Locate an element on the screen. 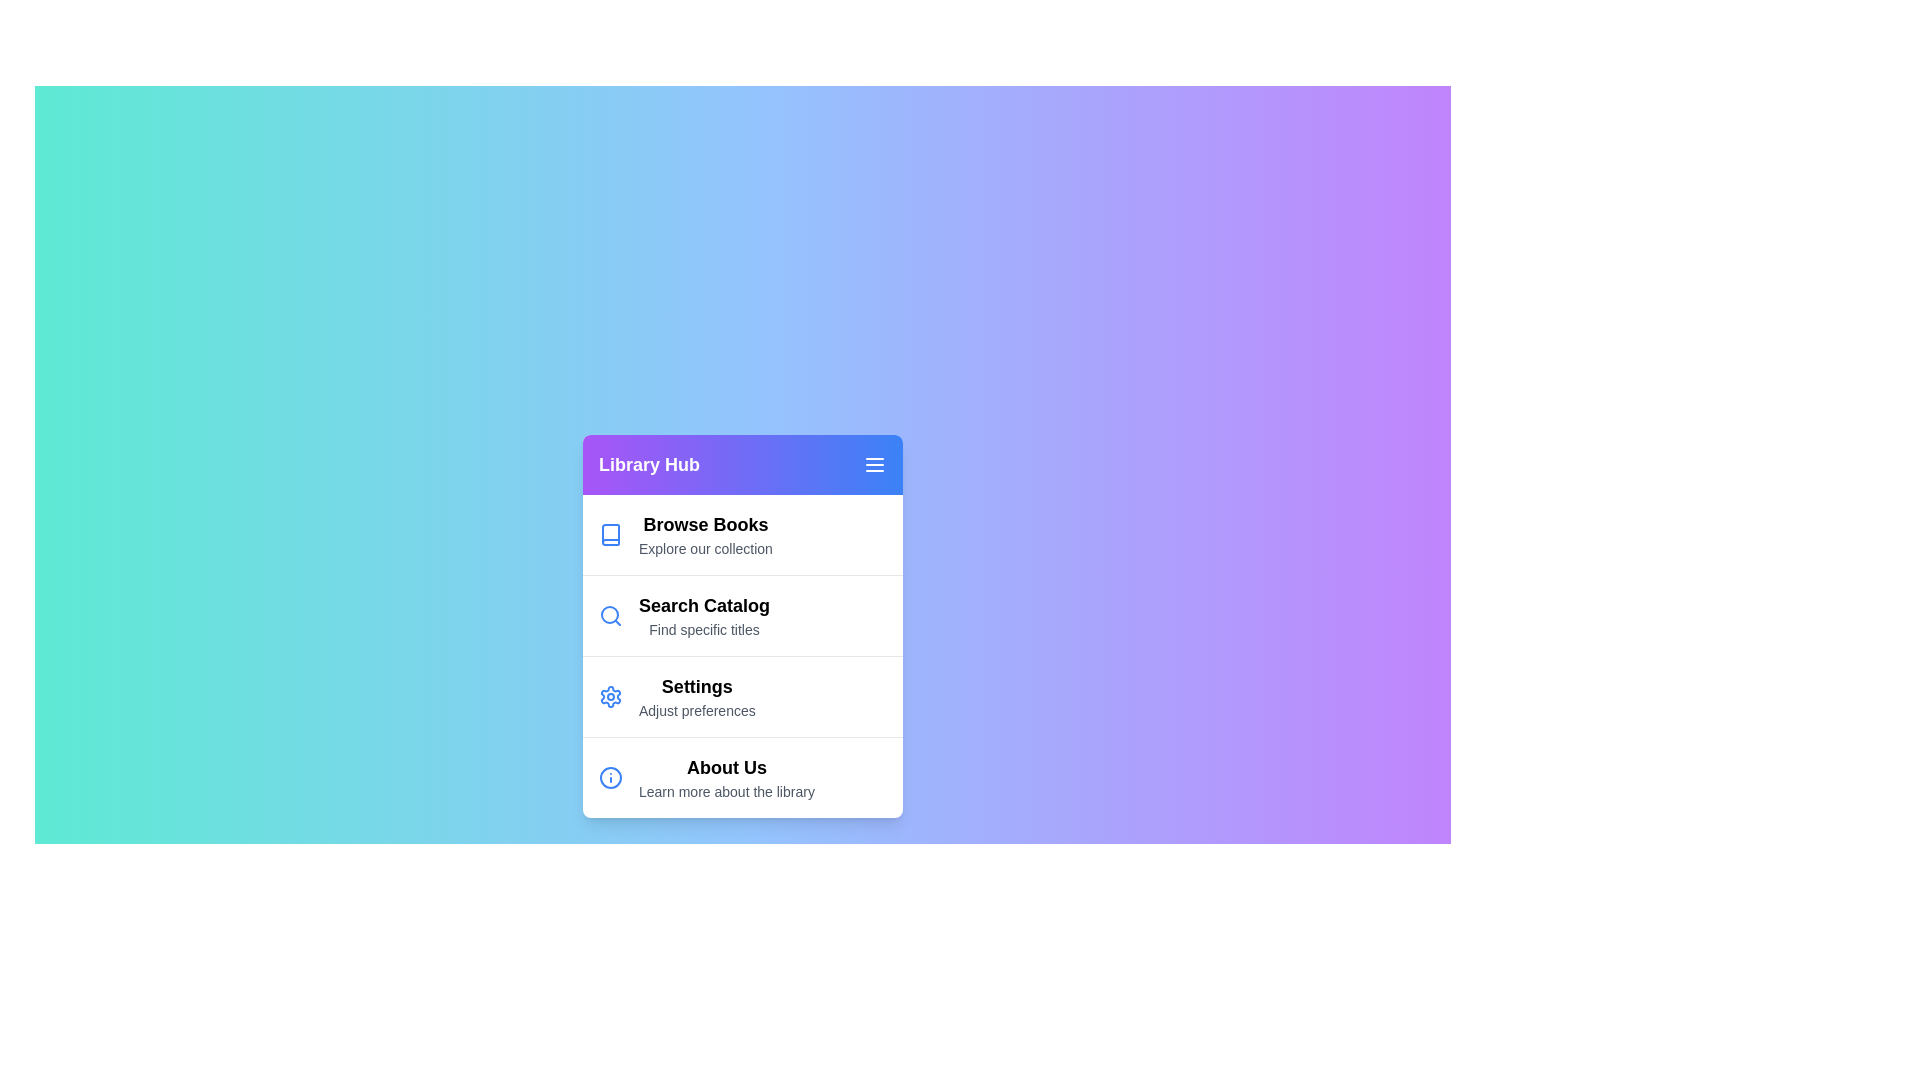 This screenshot has height=1080, width=1920. the menu item About Us by clicking on it is located at coordinates (742, 775).